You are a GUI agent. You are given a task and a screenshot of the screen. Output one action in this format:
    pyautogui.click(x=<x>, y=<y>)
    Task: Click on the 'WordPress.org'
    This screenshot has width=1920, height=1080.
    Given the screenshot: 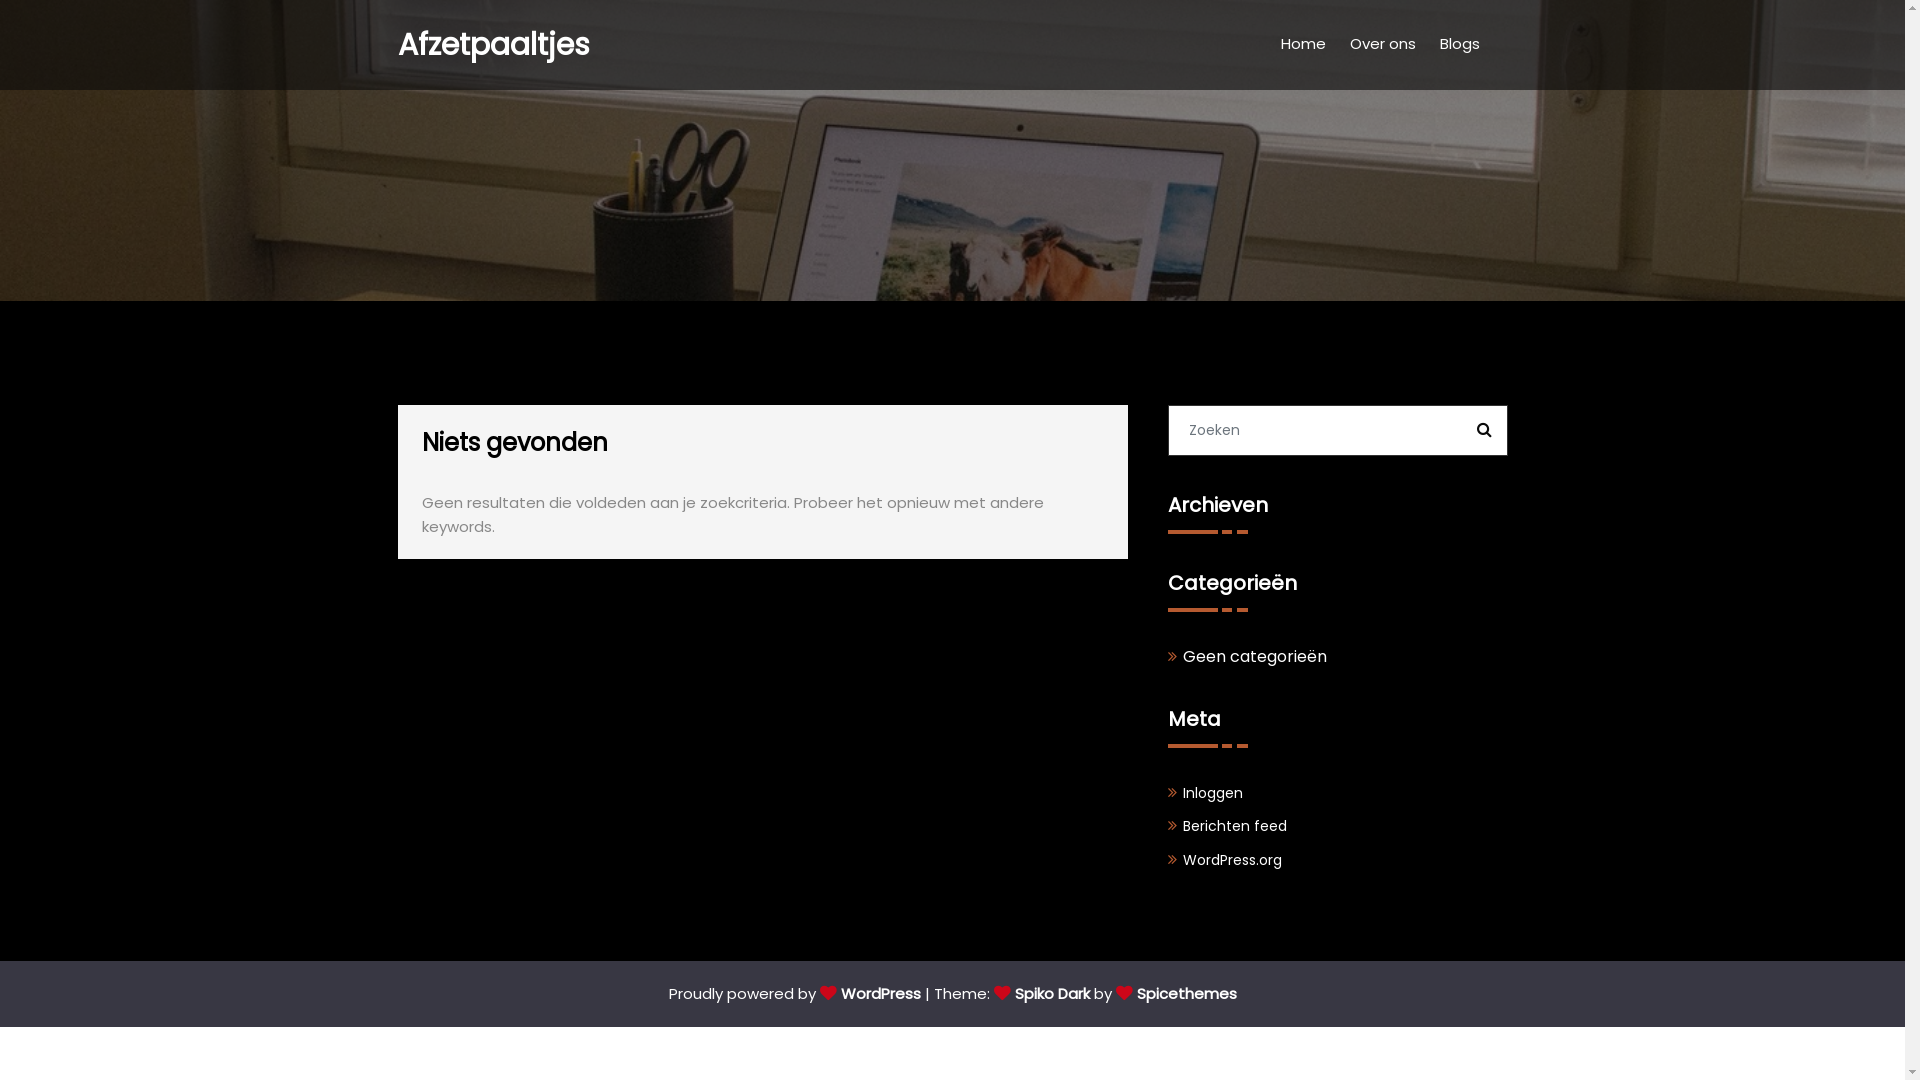 What is the action you would take?
    pyautogui.click(x=1230, y=859)
    